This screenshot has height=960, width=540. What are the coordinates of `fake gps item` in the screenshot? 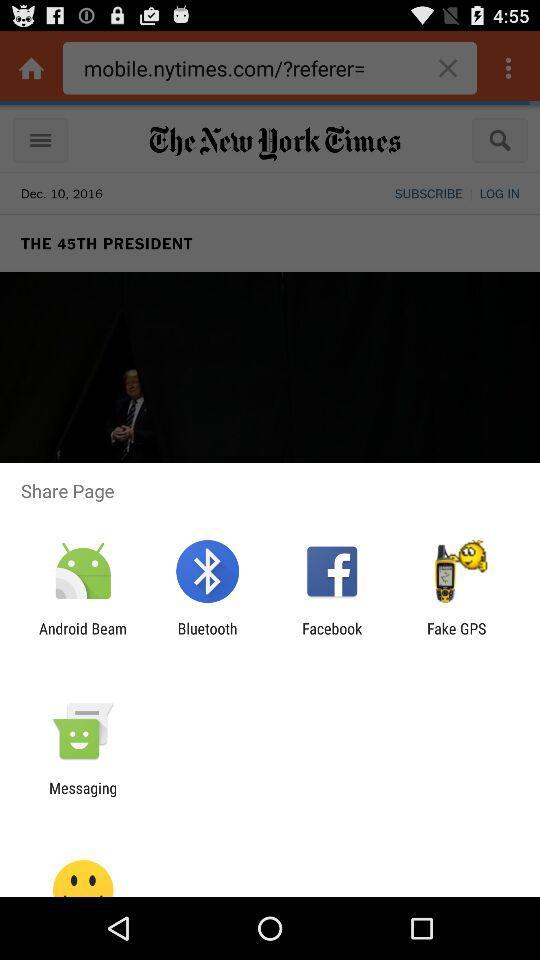 It's located at (456, 636).